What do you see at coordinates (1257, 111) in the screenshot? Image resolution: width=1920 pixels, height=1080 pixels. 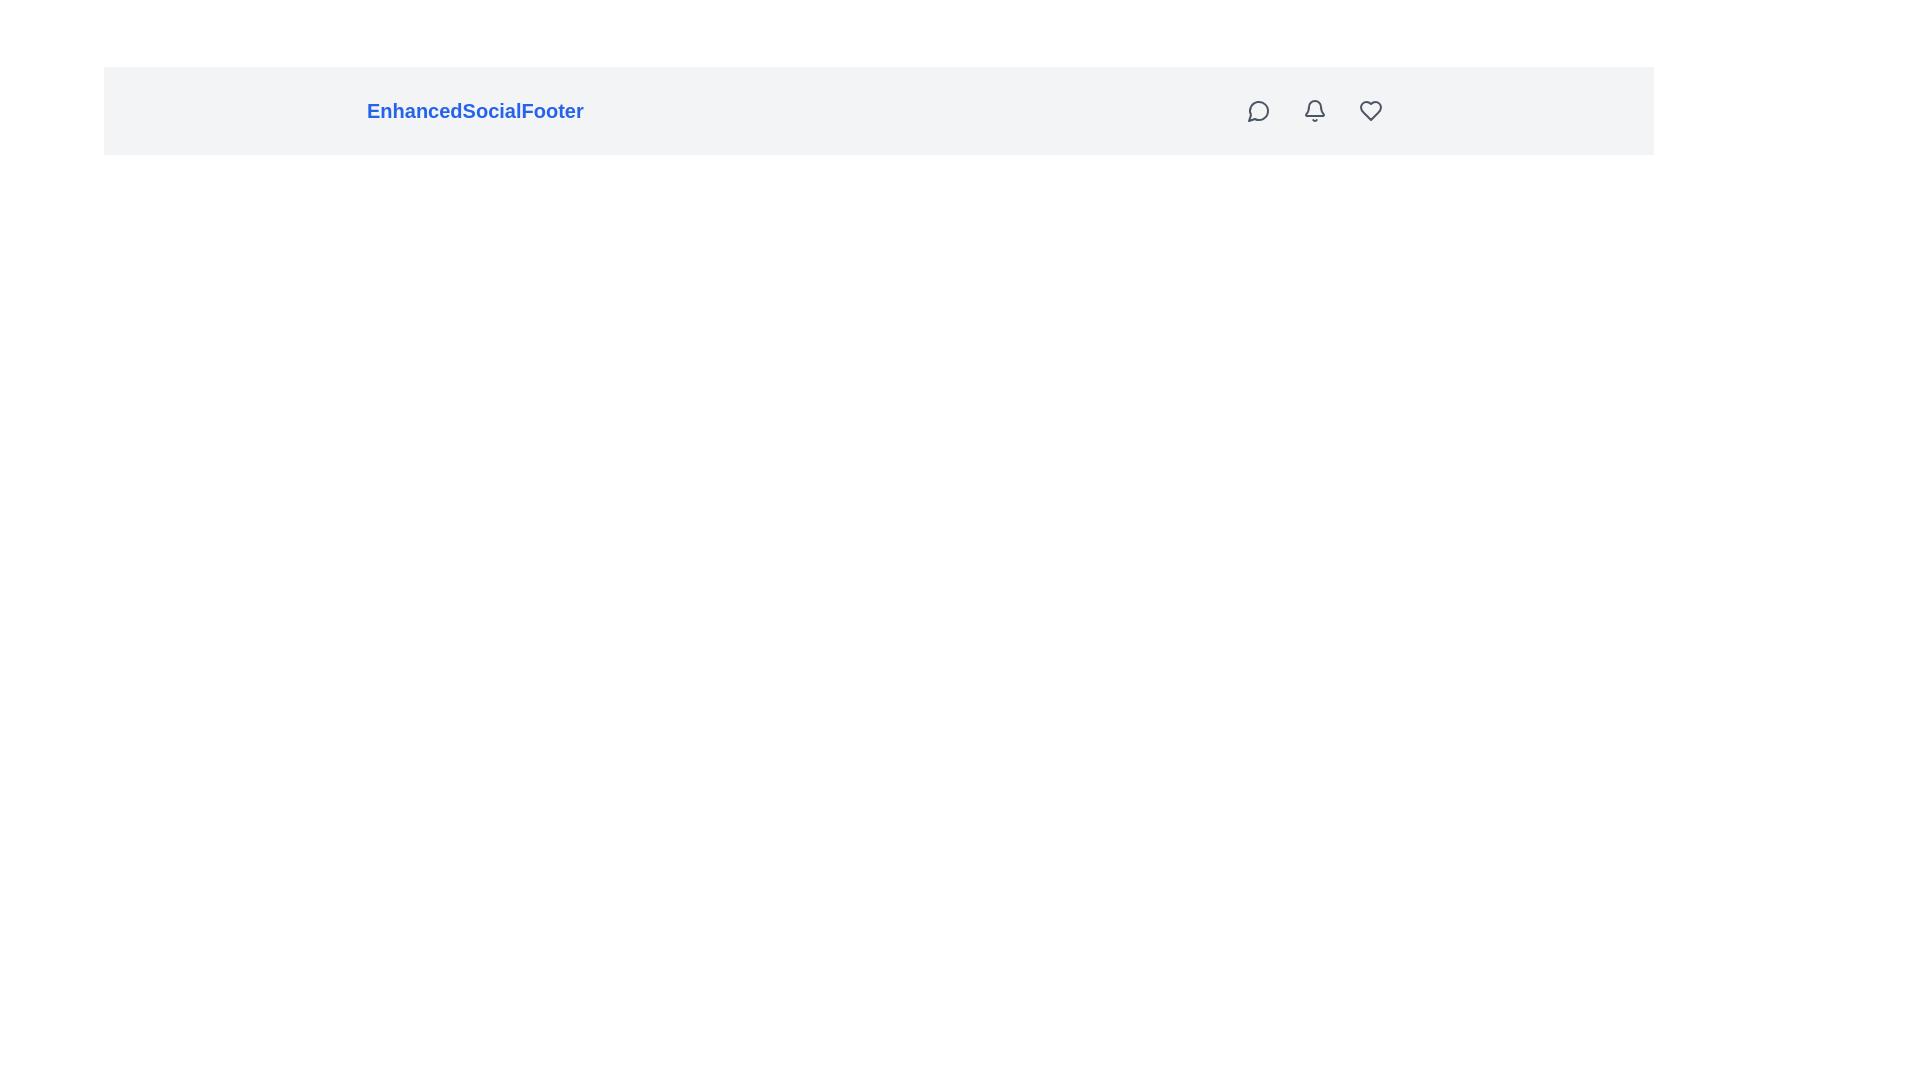 I see `the speech bubble icon representing a message feature, located in the upper-right section of the toolbar` at bounding box center [1257, 111].